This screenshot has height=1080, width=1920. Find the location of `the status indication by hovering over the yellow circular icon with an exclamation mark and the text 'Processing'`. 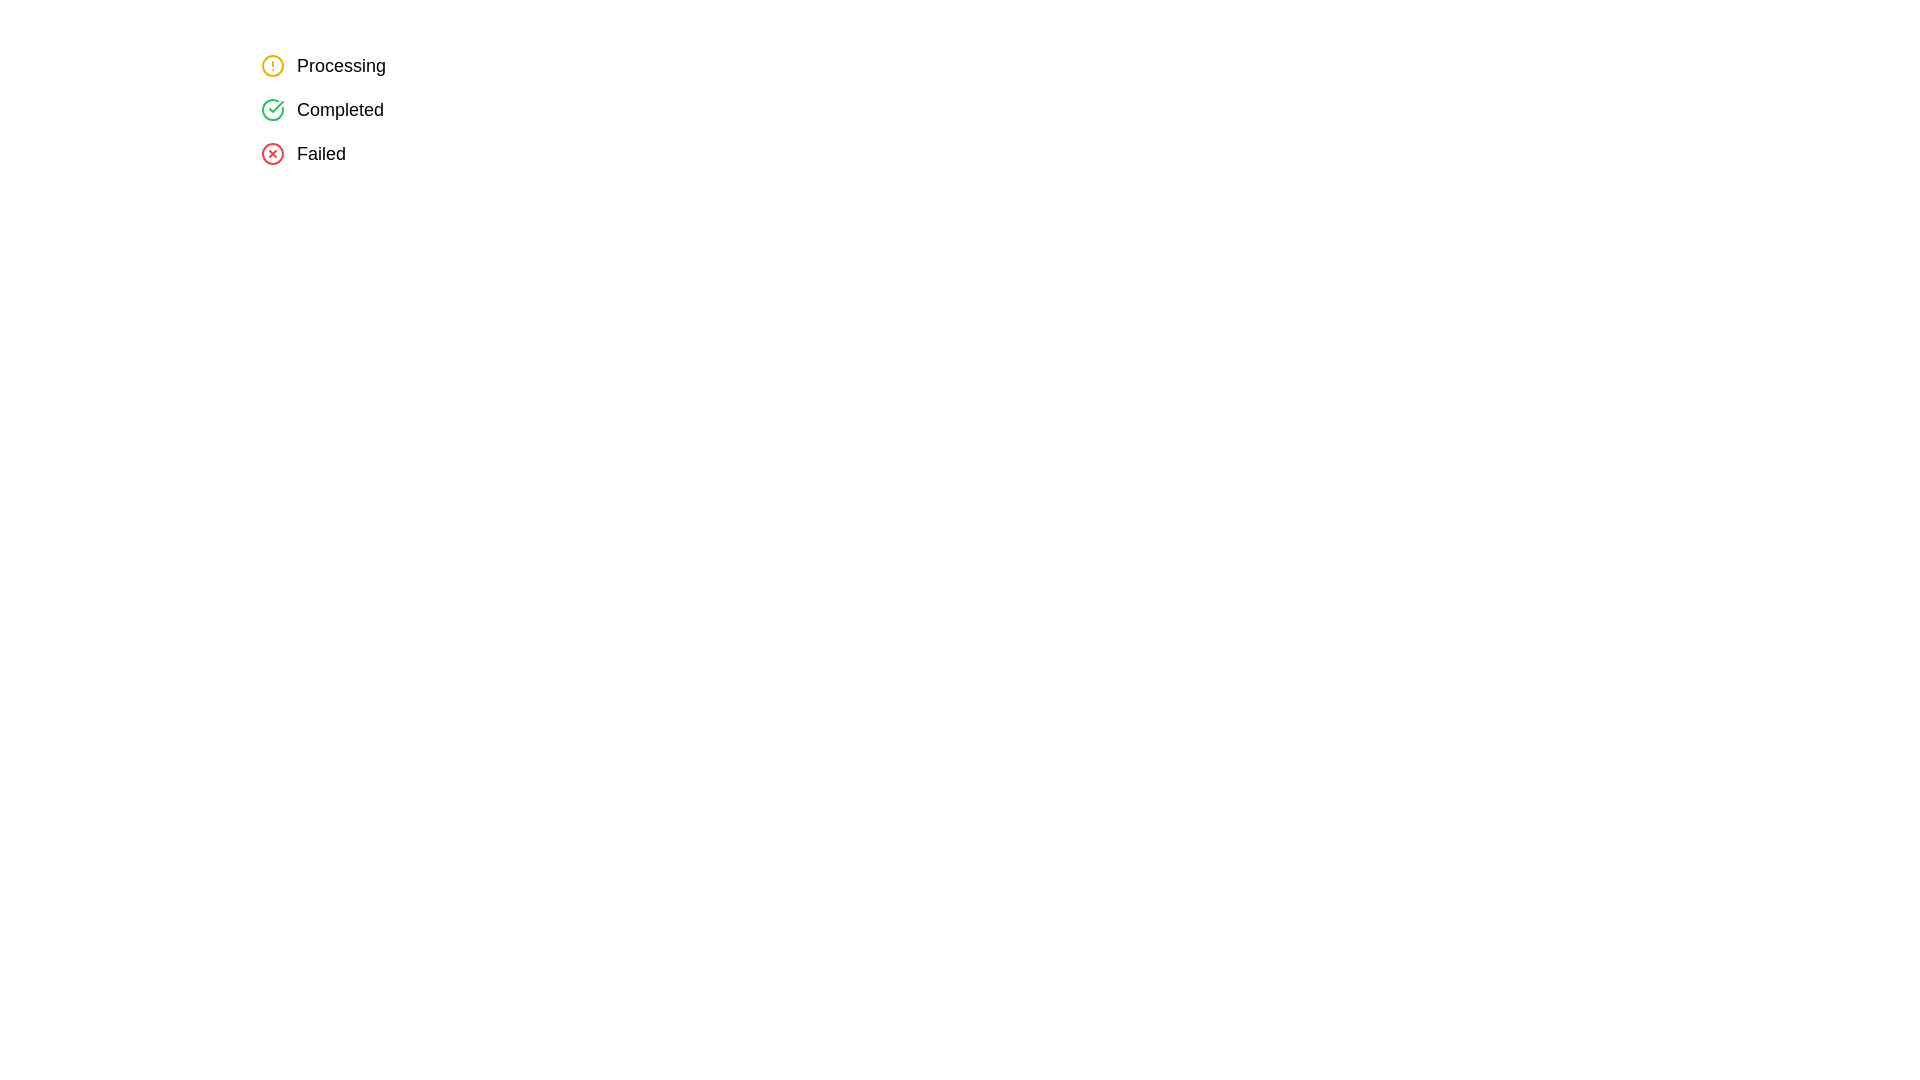

the status indication by hovering over the yellow circular icon with an exclamation mark and the text 'Processing' is located at coordinates (323, 64).